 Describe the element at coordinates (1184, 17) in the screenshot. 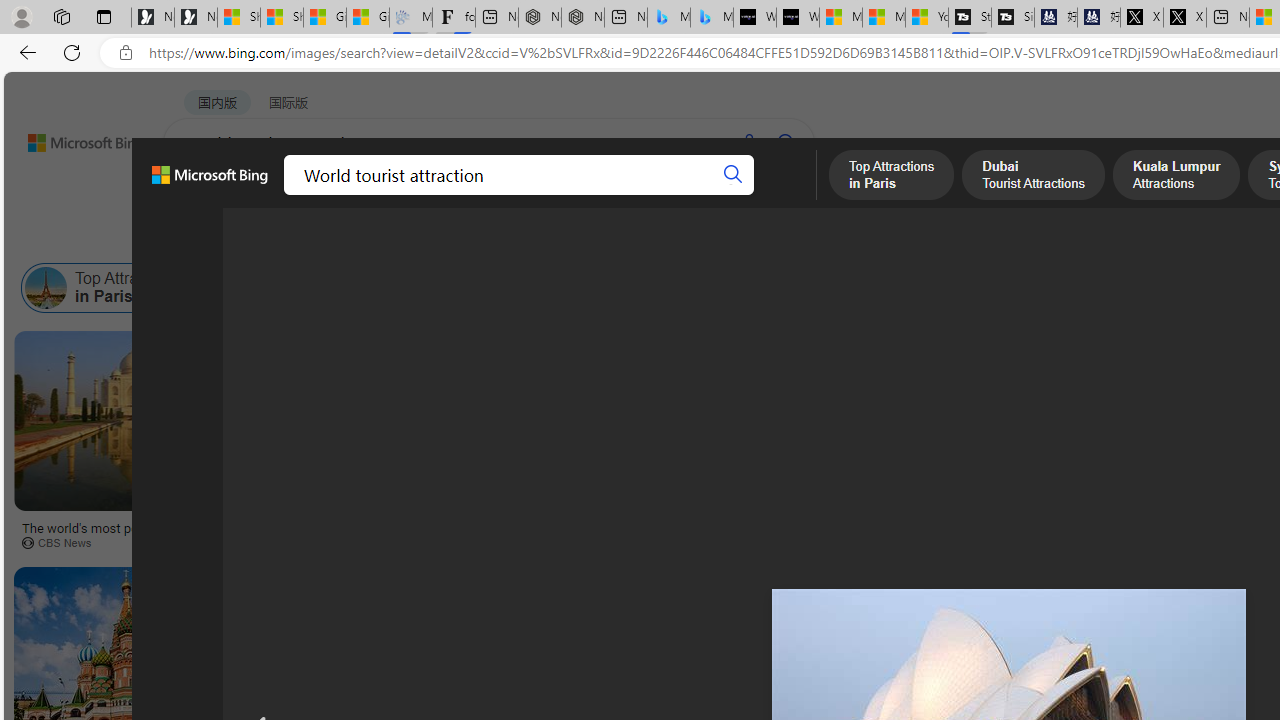

I see `'X'` at that location.